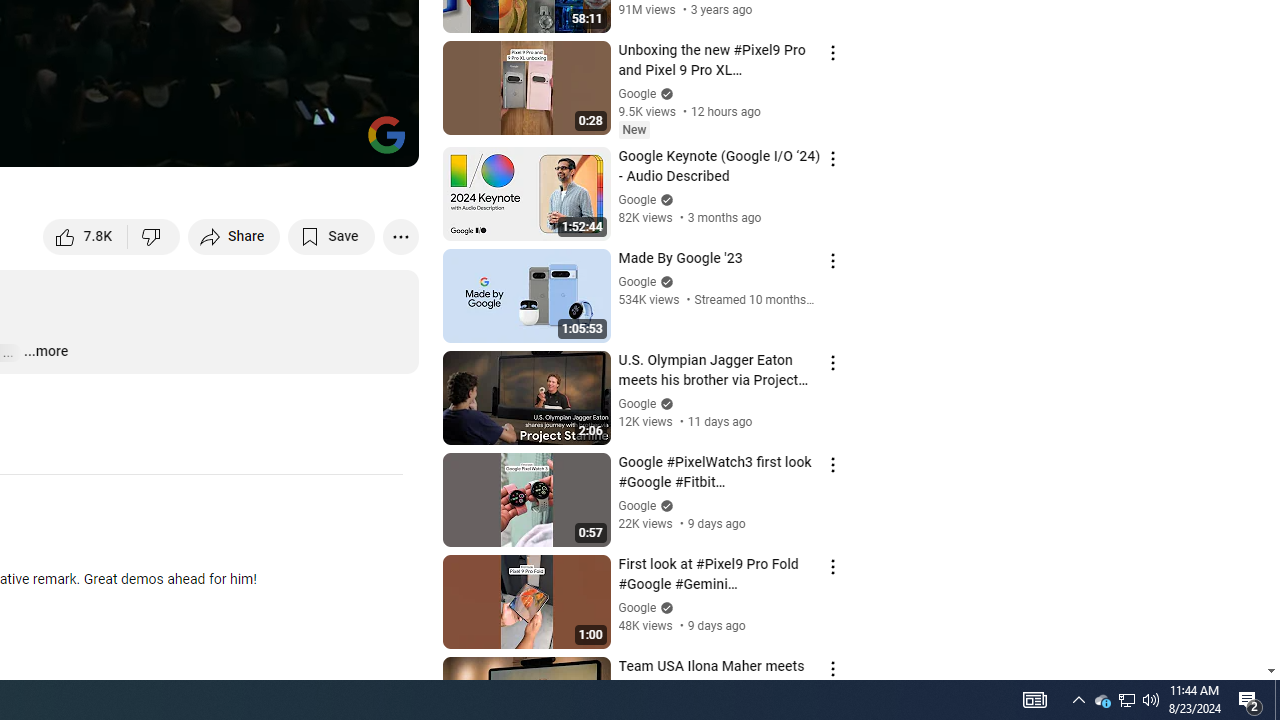 Image resolution: width=1280 pixels, height=720 pixels. What do you see at coordinates (190, 141) in the screenshot?
I see `'Subtitles/closed captions unavailable'` at bounding box center [190, 141].